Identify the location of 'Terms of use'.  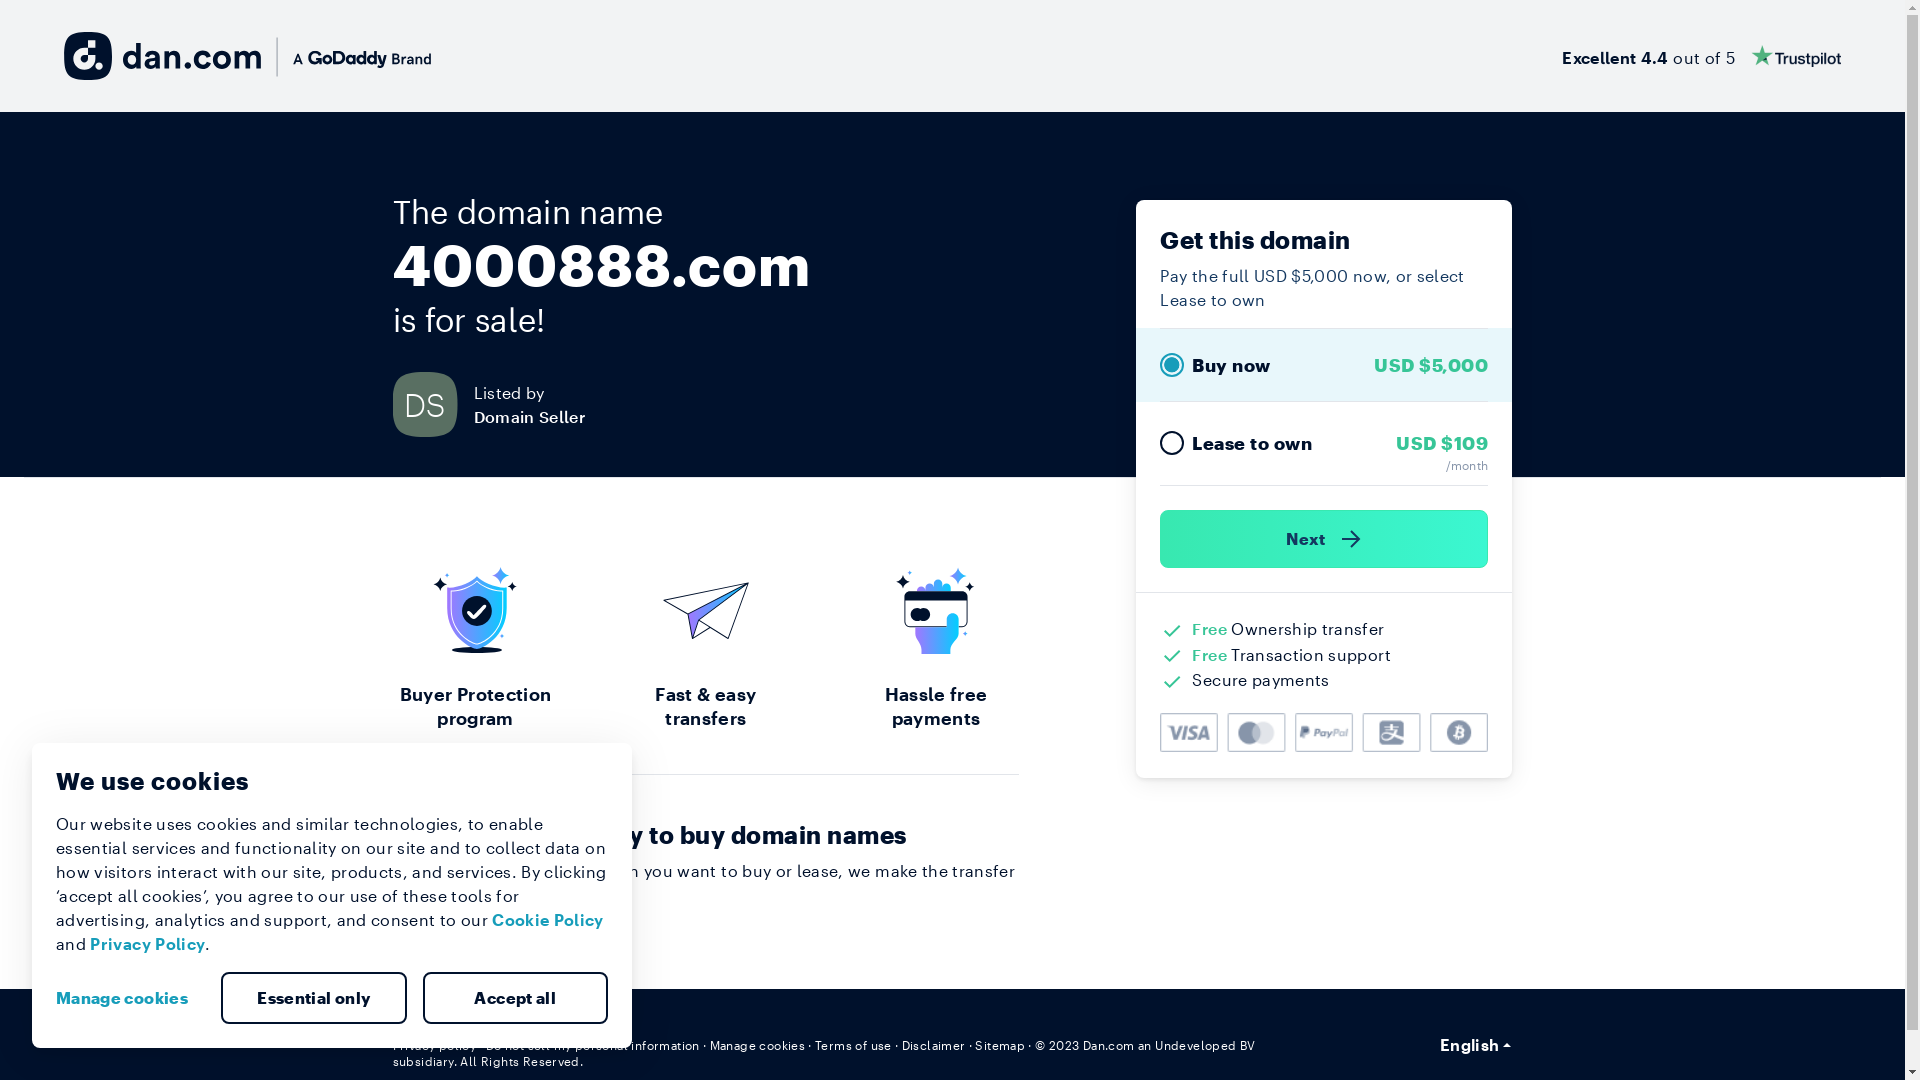
(853, 1044).